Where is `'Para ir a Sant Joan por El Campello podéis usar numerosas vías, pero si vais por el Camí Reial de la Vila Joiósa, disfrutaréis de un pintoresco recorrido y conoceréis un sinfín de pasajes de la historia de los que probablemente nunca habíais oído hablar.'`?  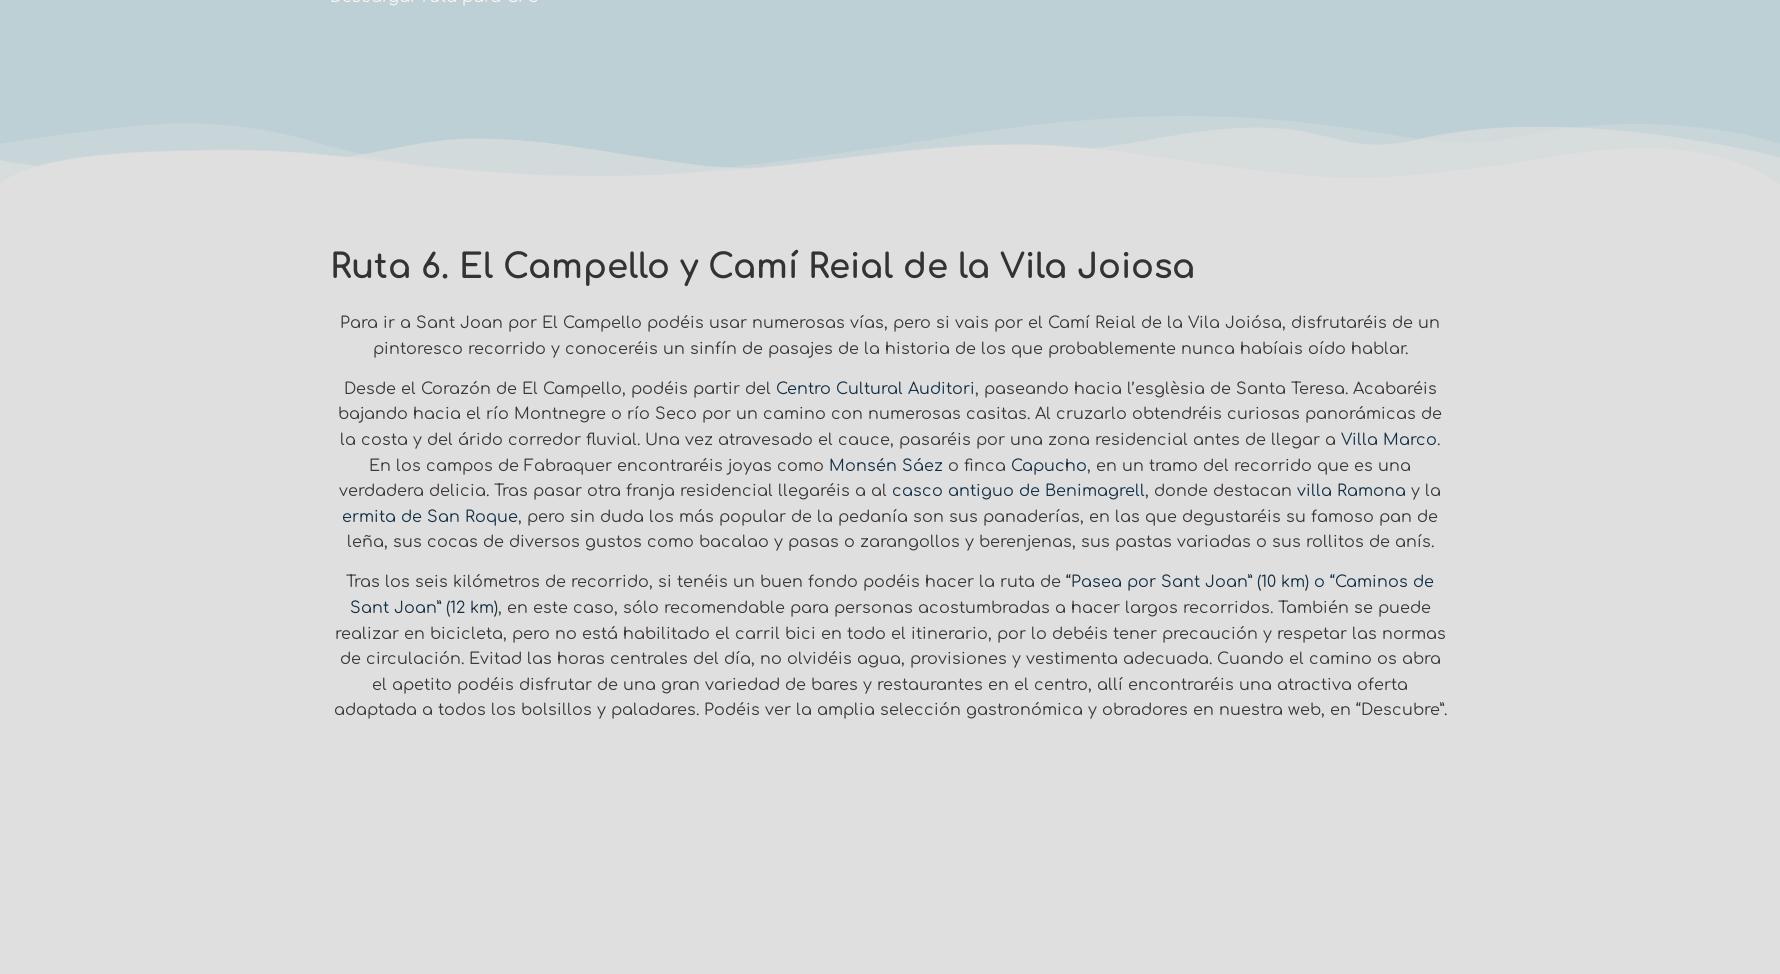 'Para ir a Sant Joan por El Campello podéis usar numerosas vías, pero si vais por el Camí Reial de la Vila Joiósa, disfrutaréis de un pintoresco recorrido y conoceréis un sinfín de pasajes de la historia de los que probablemente nunca habíais oído hablar.' is located at coordinates (890, 335).